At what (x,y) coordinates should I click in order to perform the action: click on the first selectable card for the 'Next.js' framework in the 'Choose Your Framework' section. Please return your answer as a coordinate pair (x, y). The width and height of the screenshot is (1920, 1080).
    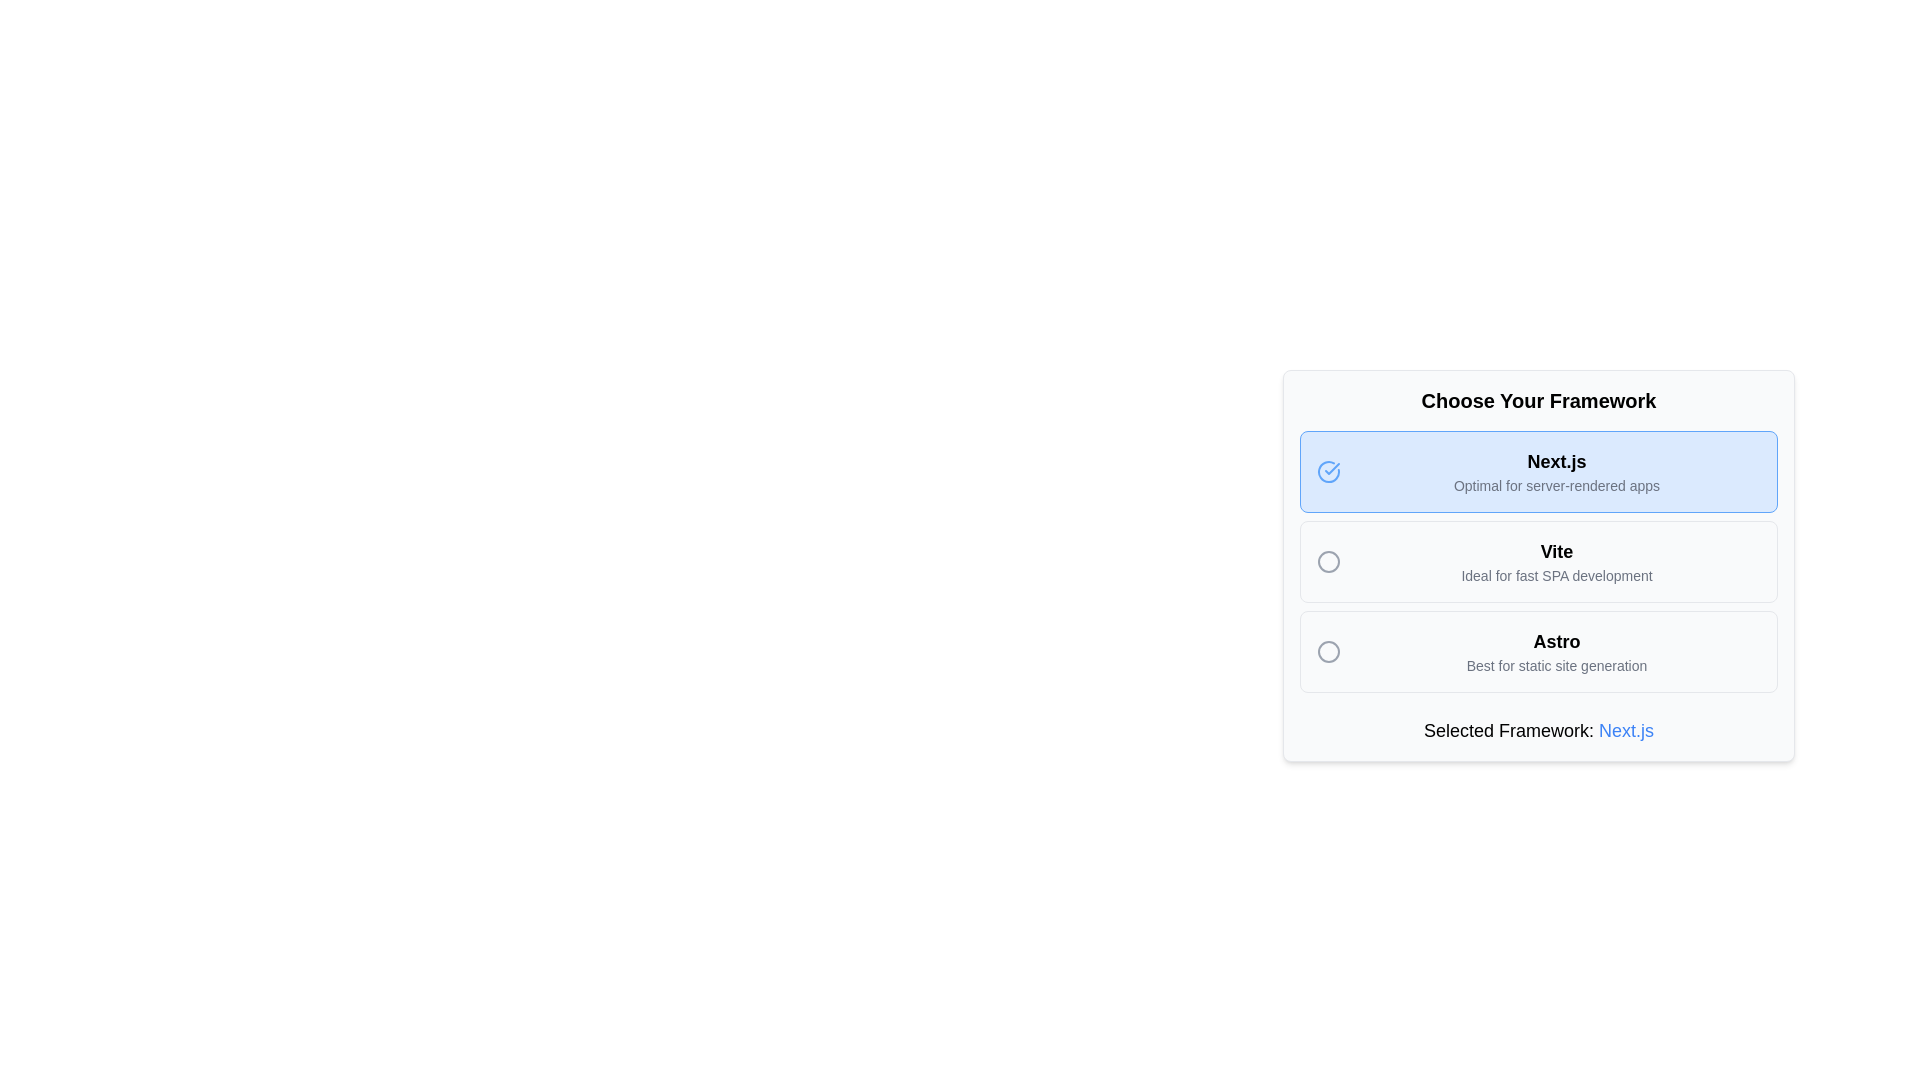
    Looking at the image, I should click on (1538, 471).